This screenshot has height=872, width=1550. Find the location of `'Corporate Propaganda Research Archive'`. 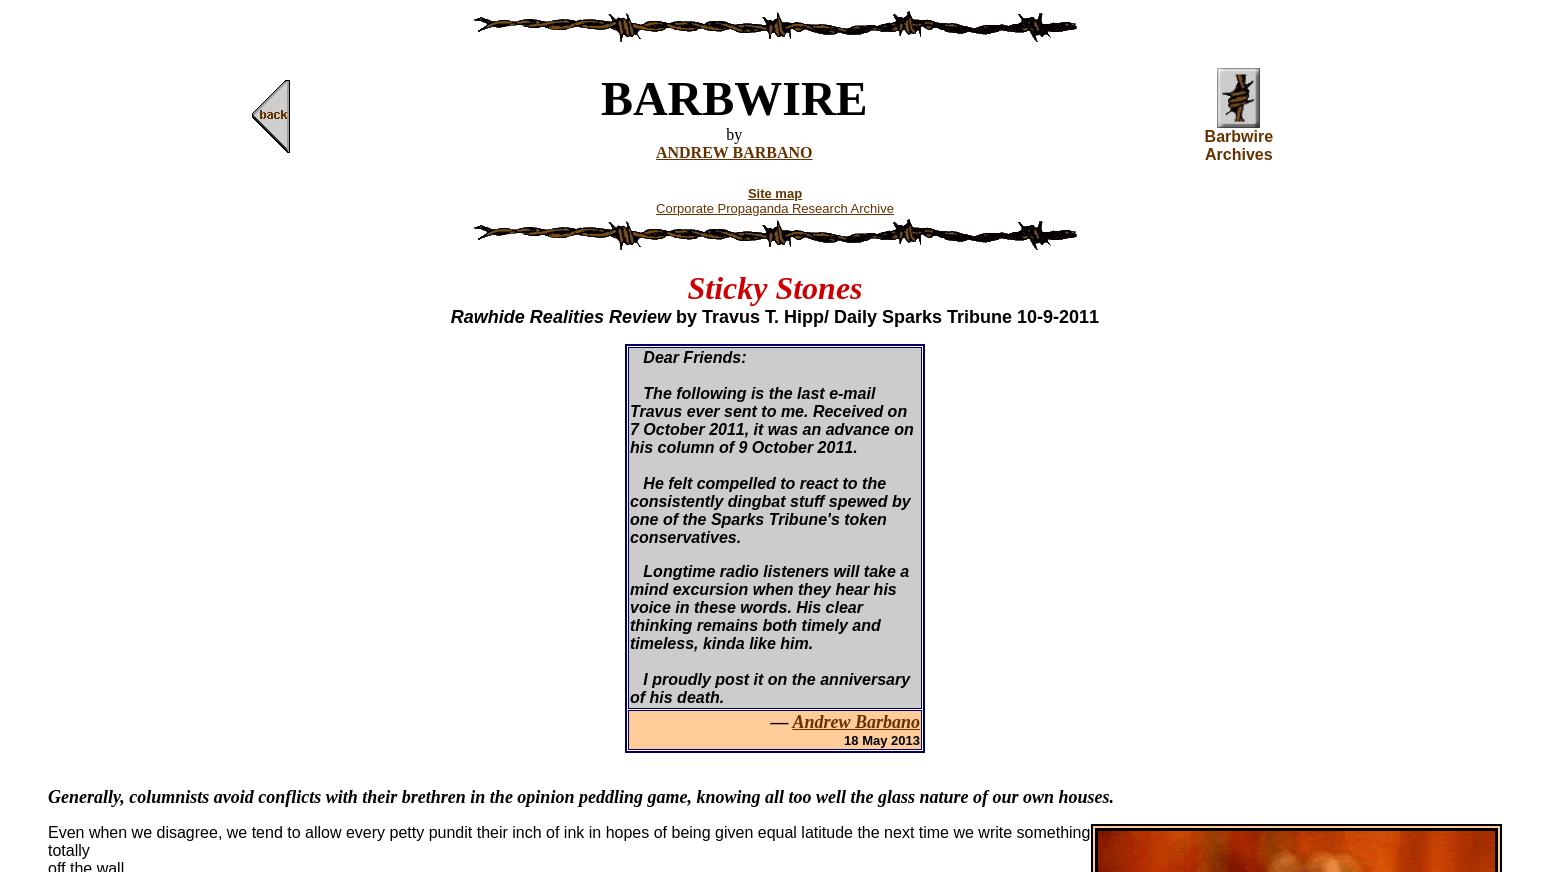

'Corporate Propaganda Research Archive' is located at coordinates (774, 208).